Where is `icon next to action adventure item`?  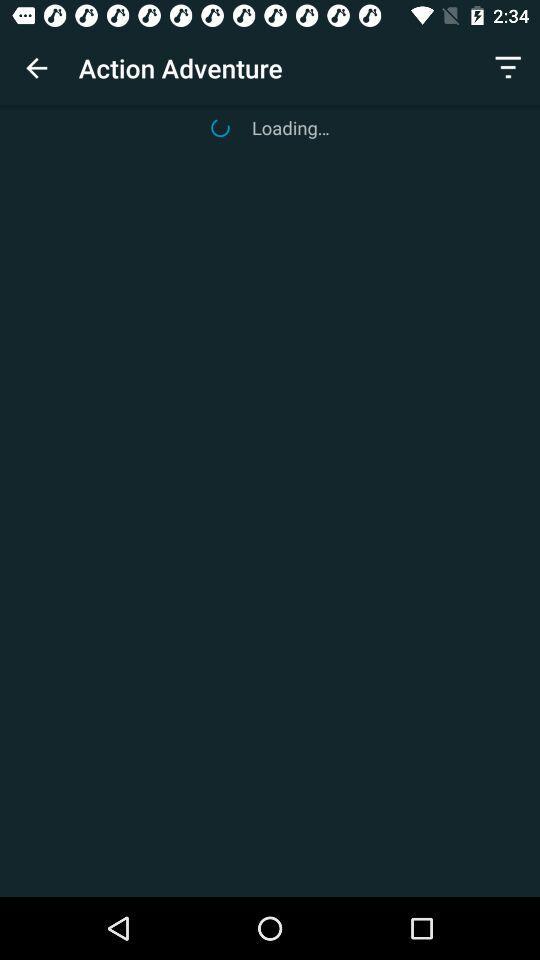 icon next to action adventure item is located at coordinates (508, 68).